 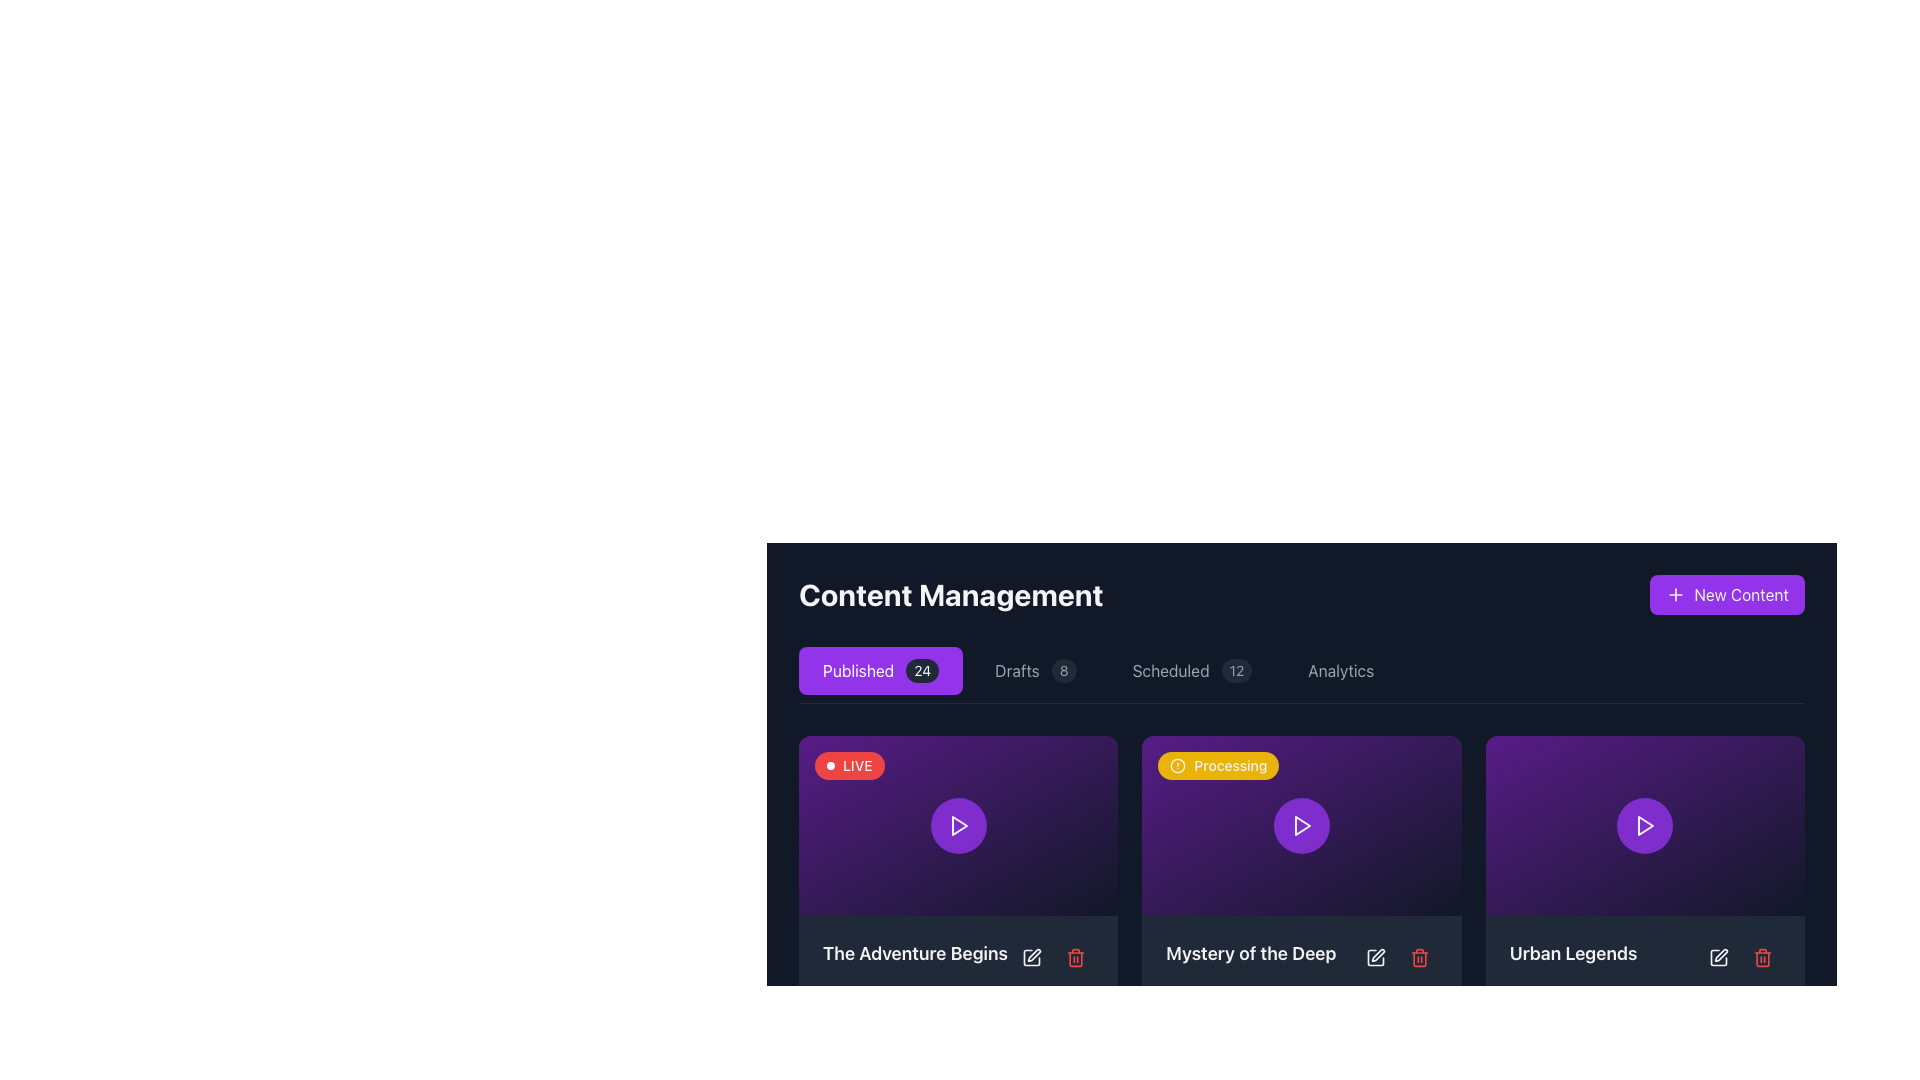 What do you see at coordinates (1301, 825) in the screenshot?
I see `the button located in the middle card of three, directly below the 'Content Management' section and under the yellow 'Processing' tag to observe the visual effect` at bounding box center [1301, 825].